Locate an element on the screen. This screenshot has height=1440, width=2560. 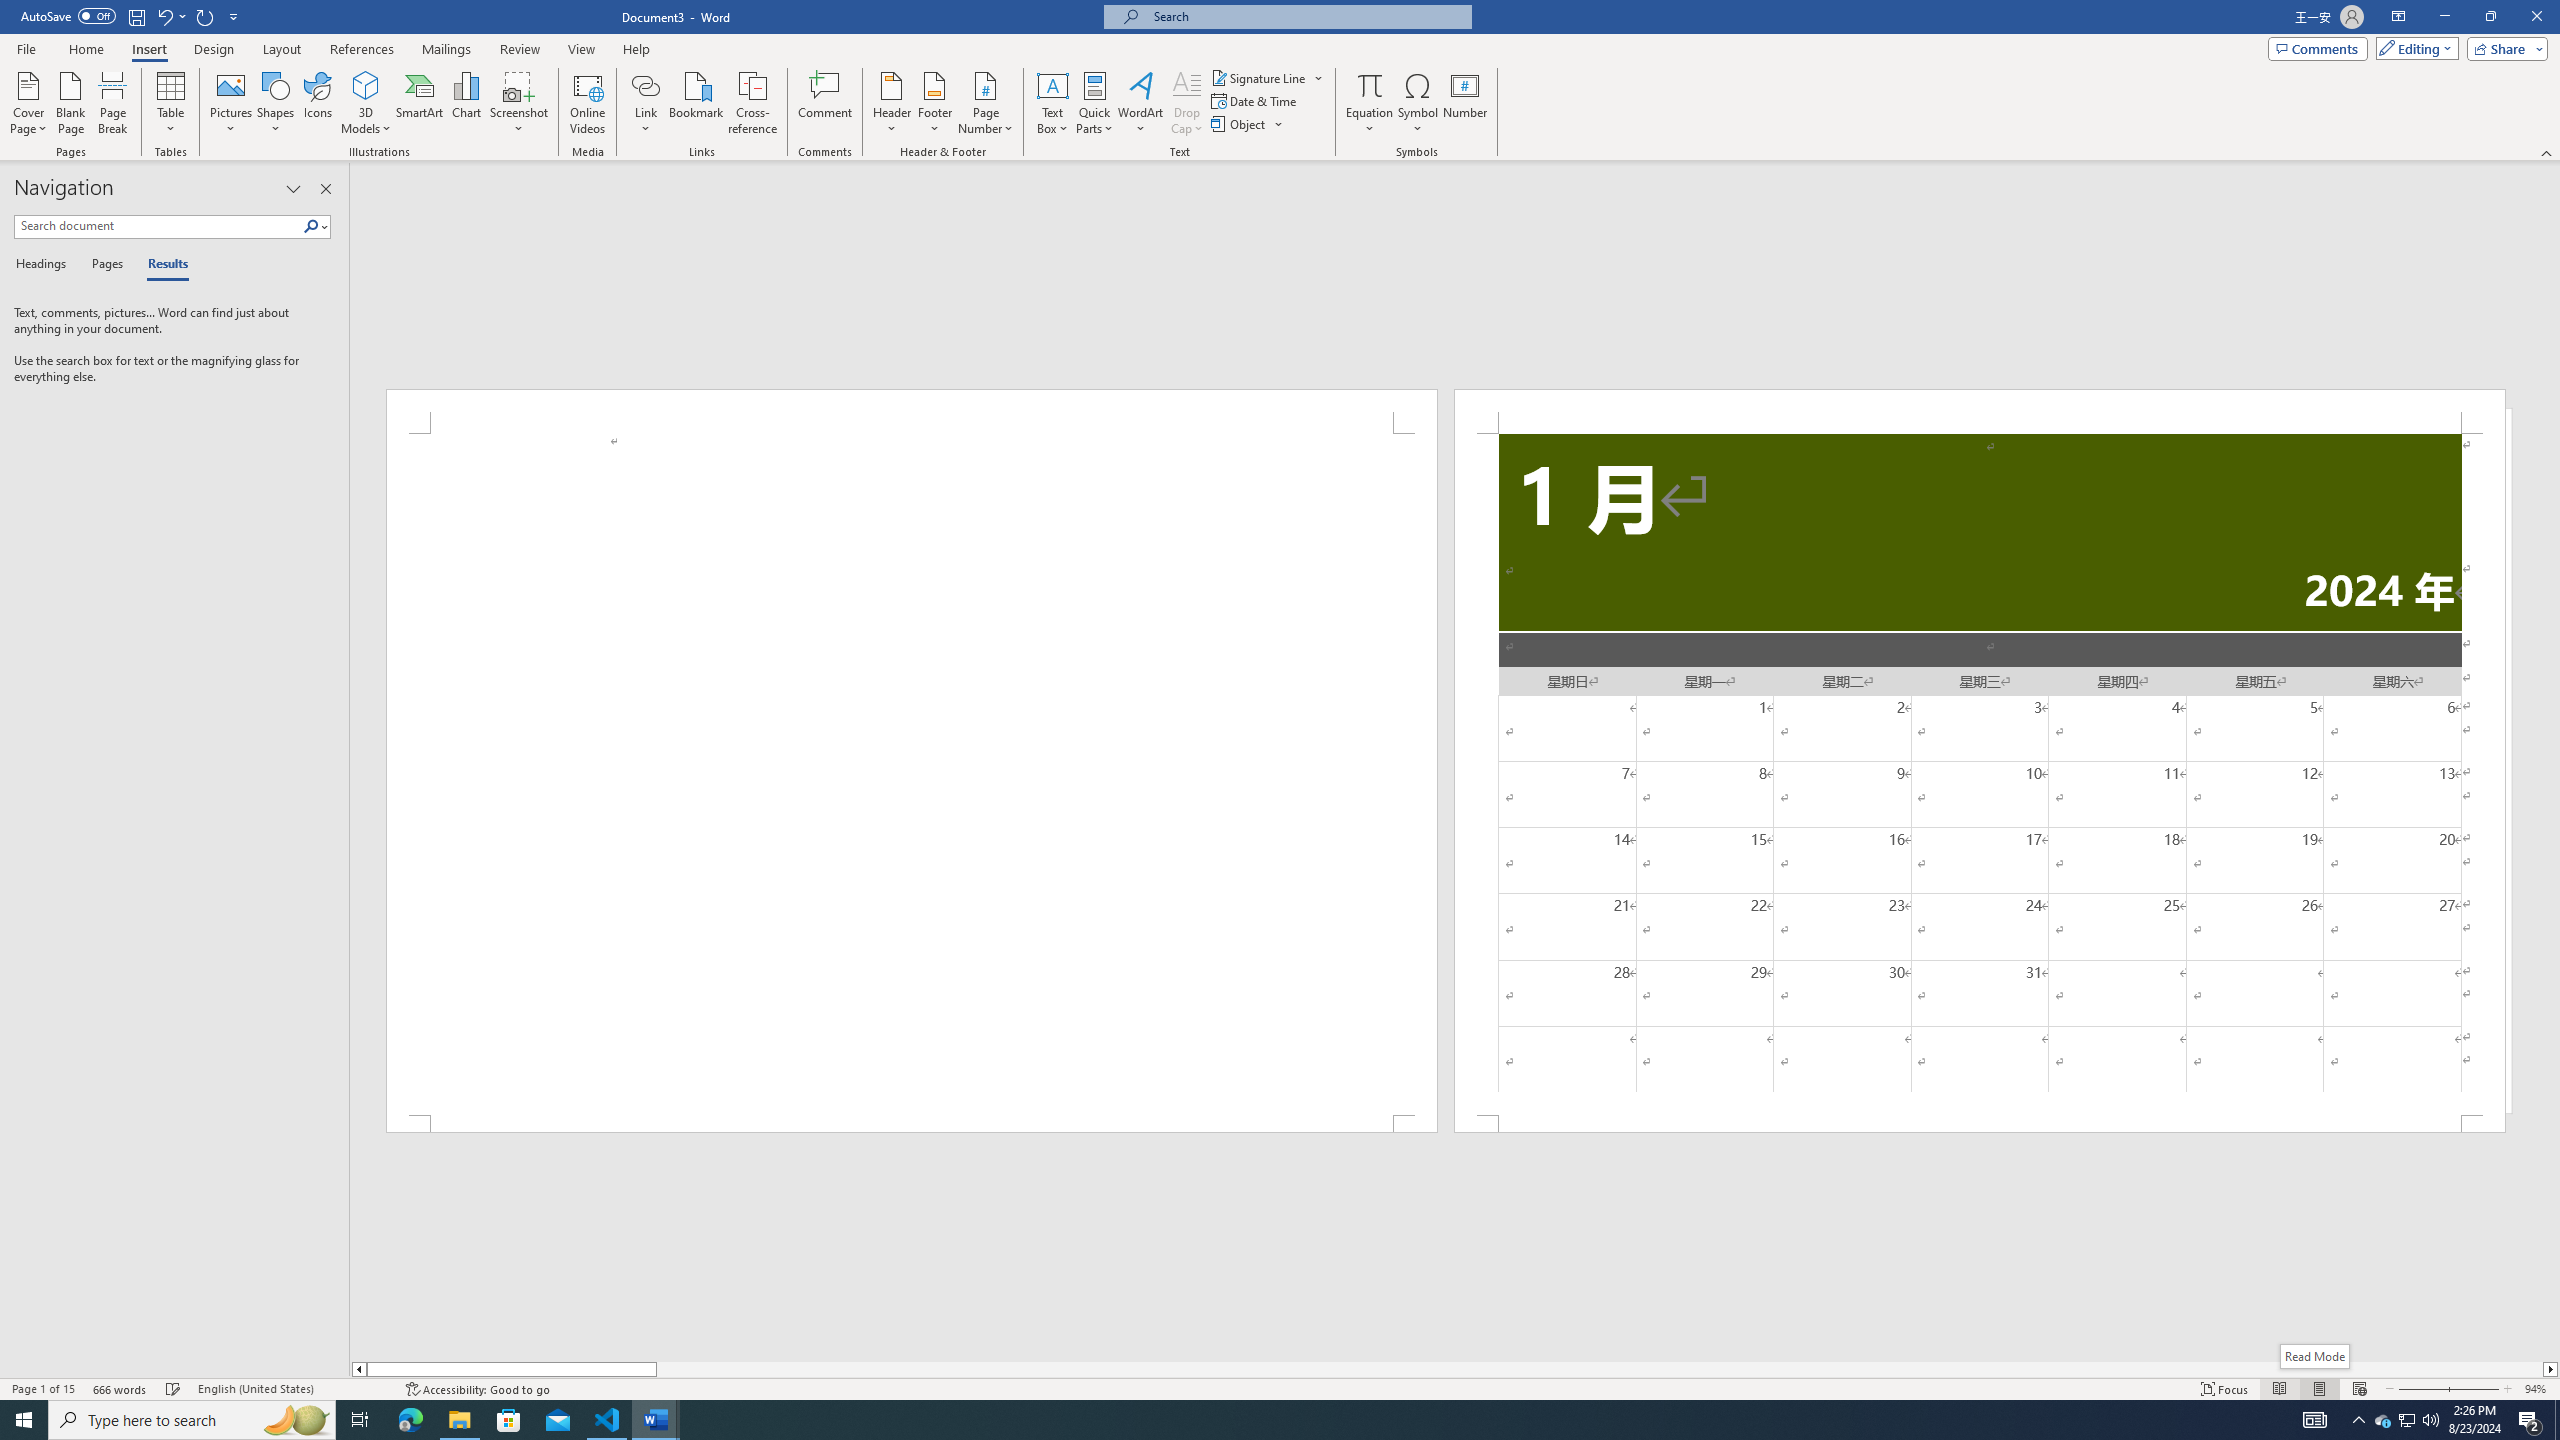
'Search' is located at coordinates (315, 225).